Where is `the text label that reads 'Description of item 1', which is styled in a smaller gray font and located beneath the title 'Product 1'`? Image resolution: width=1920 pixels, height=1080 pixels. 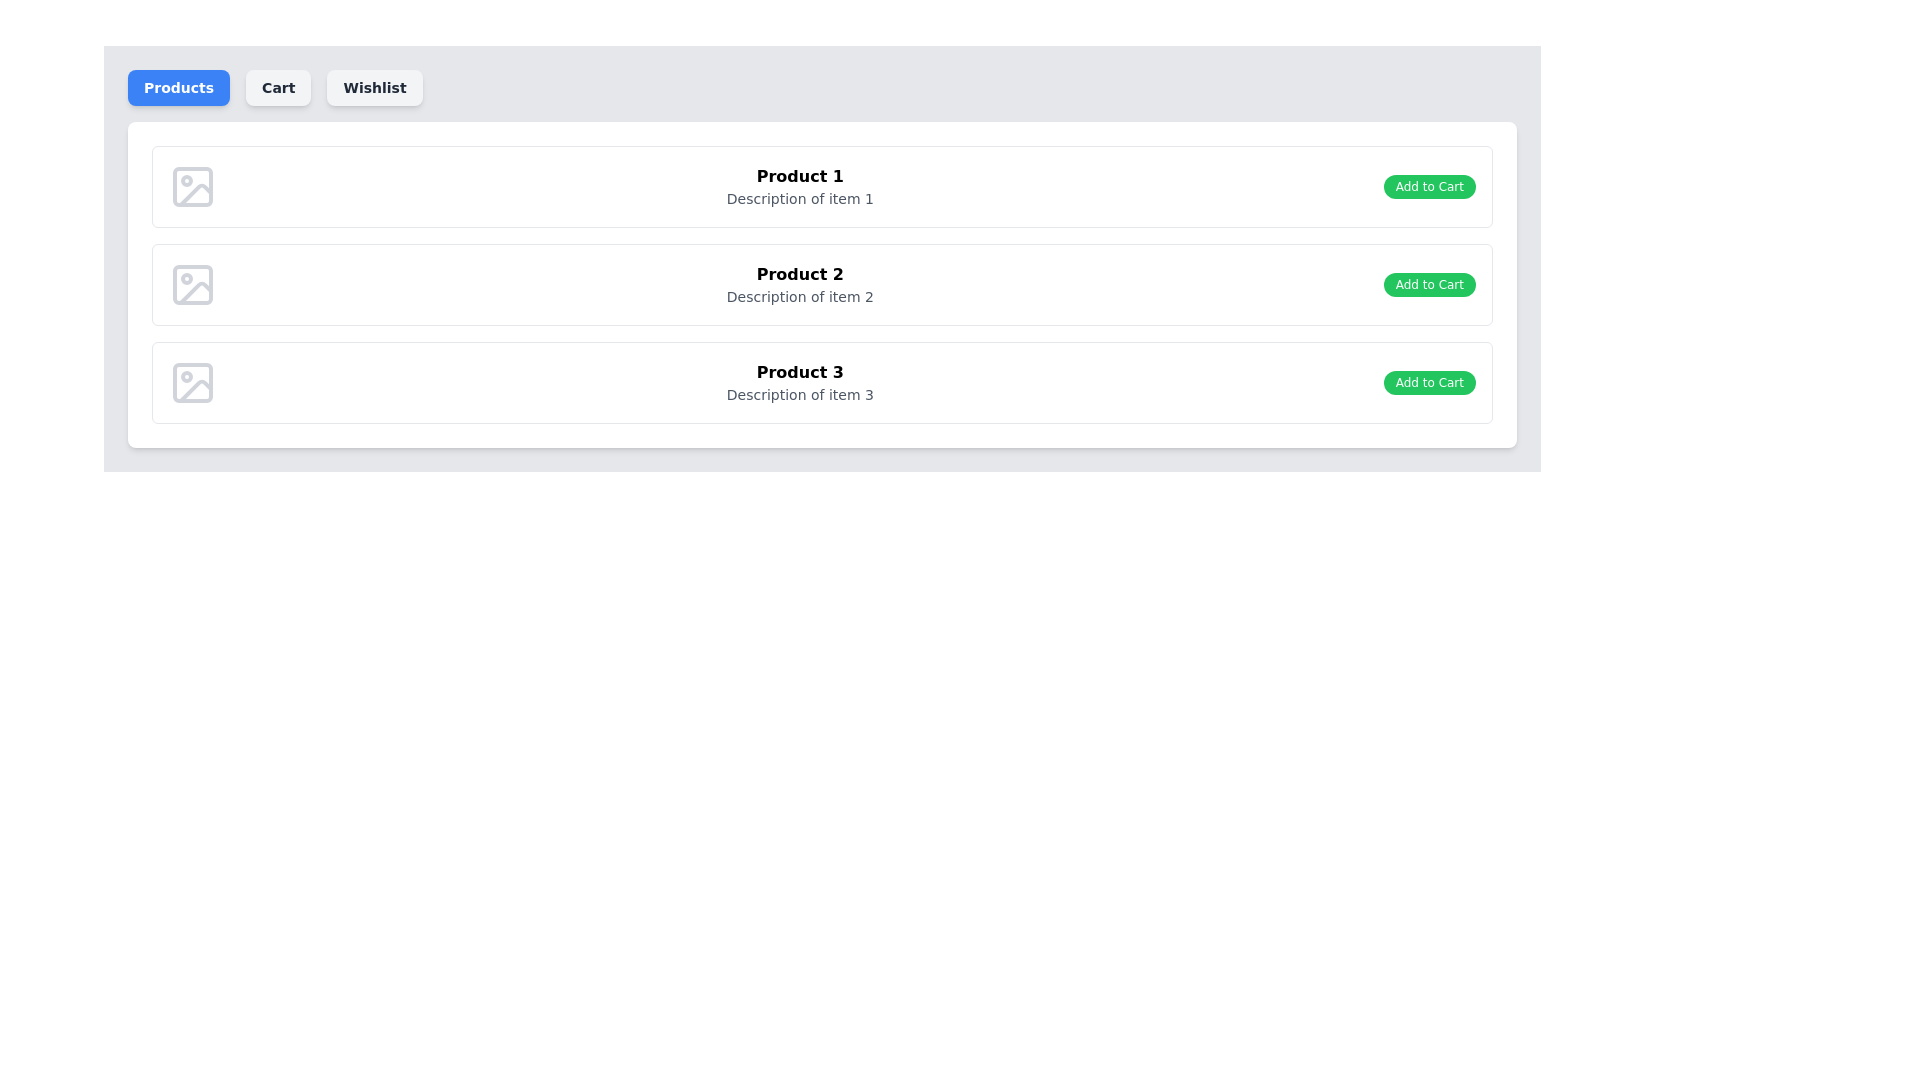
the text label that reads 'Description of item 1', which is styled in a smaller gray font and located beneath the title 'Product 1' is located at coordinates (800, 199).